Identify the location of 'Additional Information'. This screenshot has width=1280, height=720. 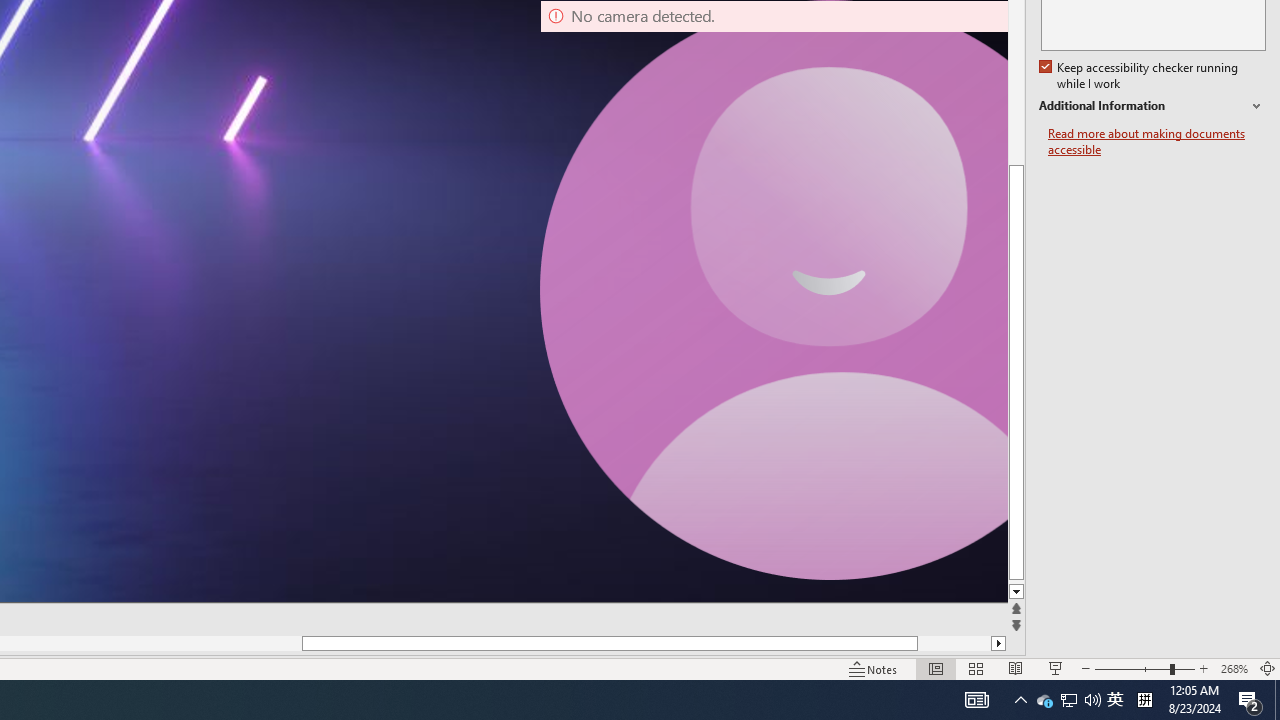
(1152, 106).